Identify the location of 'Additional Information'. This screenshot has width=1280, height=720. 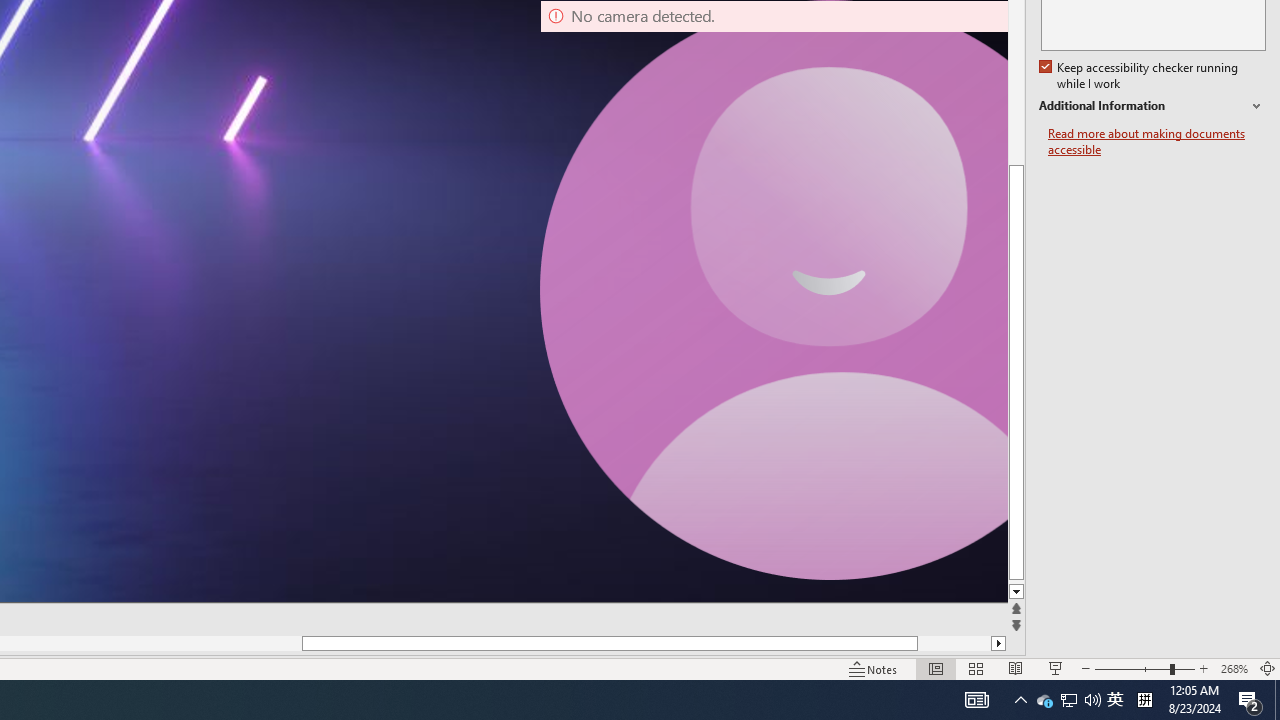
(1152, 106).